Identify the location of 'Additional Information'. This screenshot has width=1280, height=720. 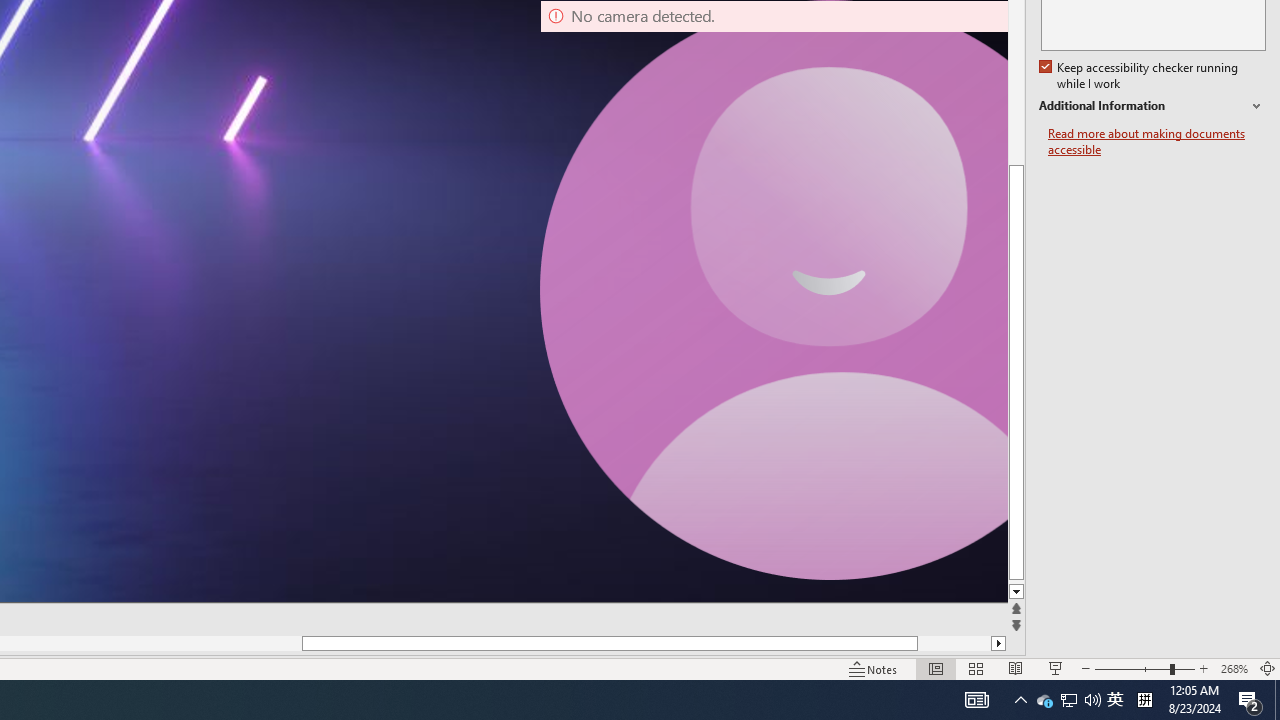
(1152, 106).